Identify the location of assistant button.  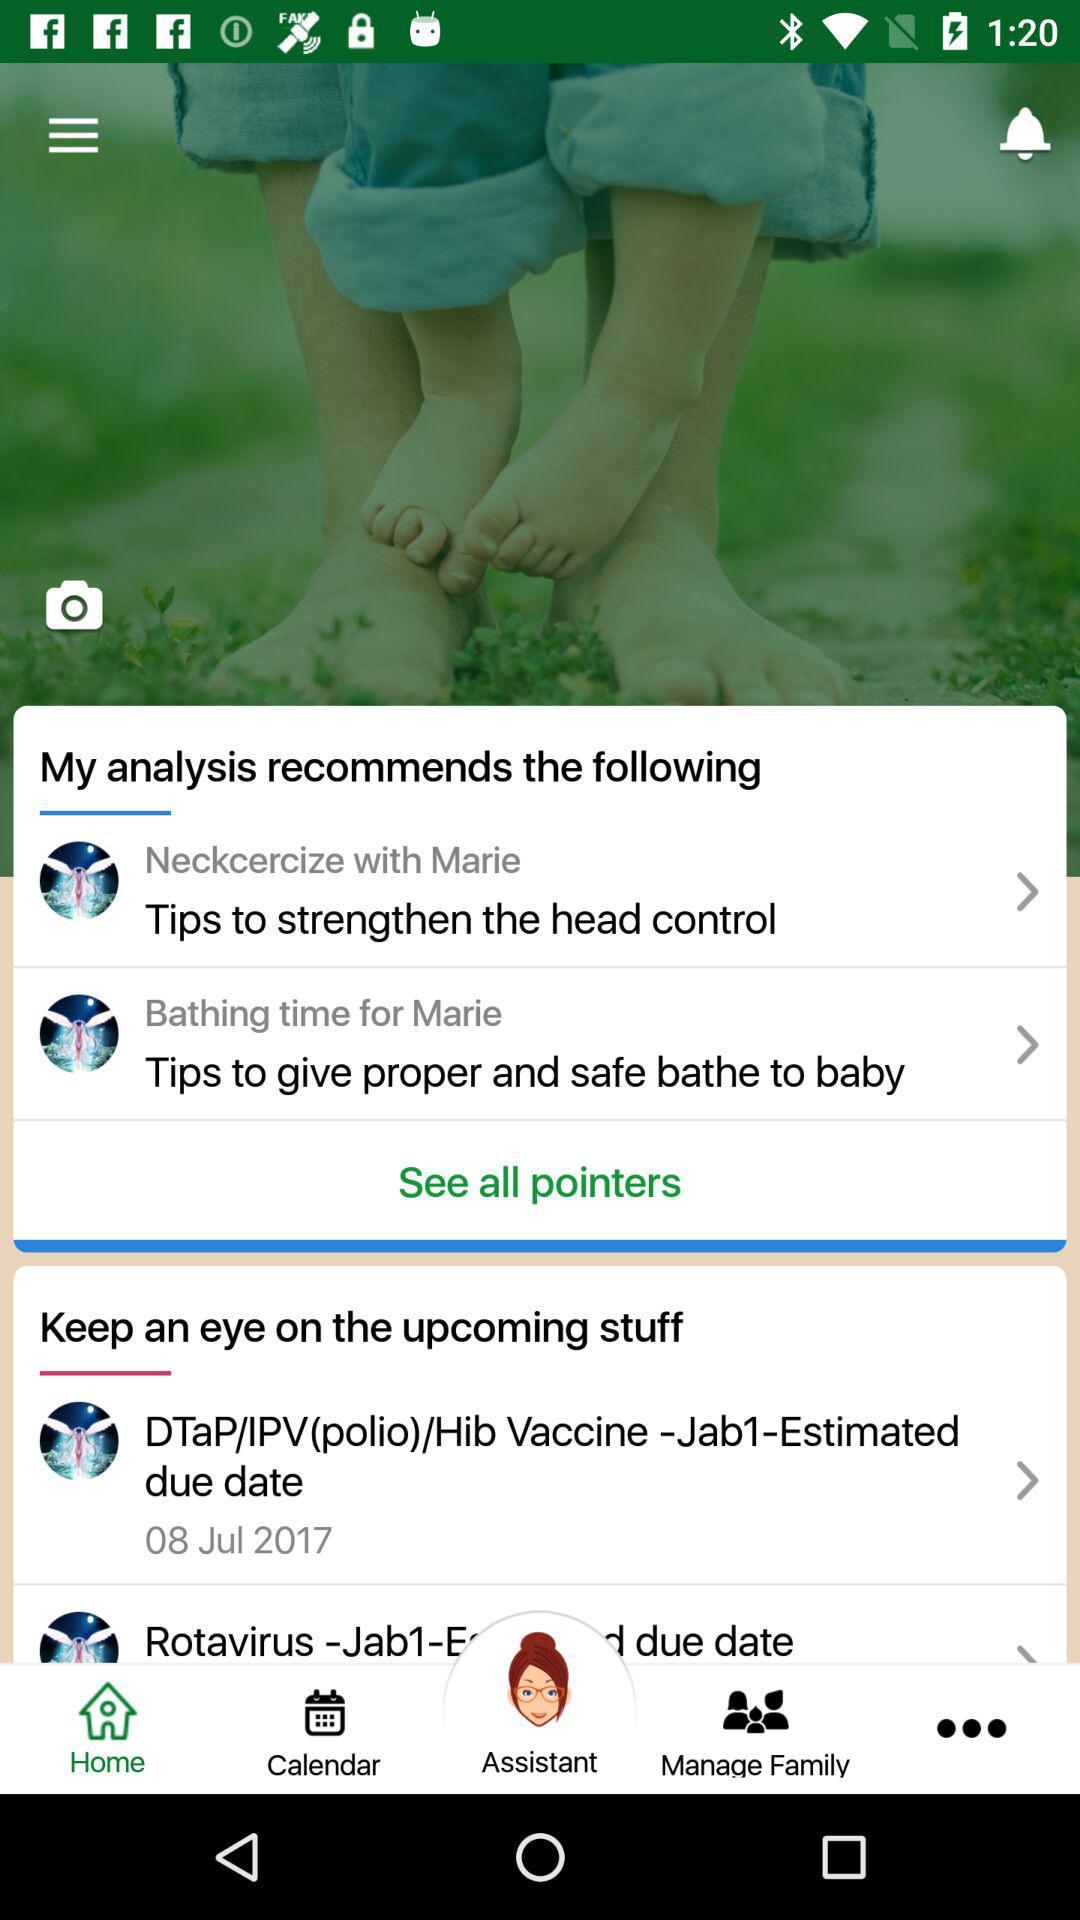
(540, 1680).